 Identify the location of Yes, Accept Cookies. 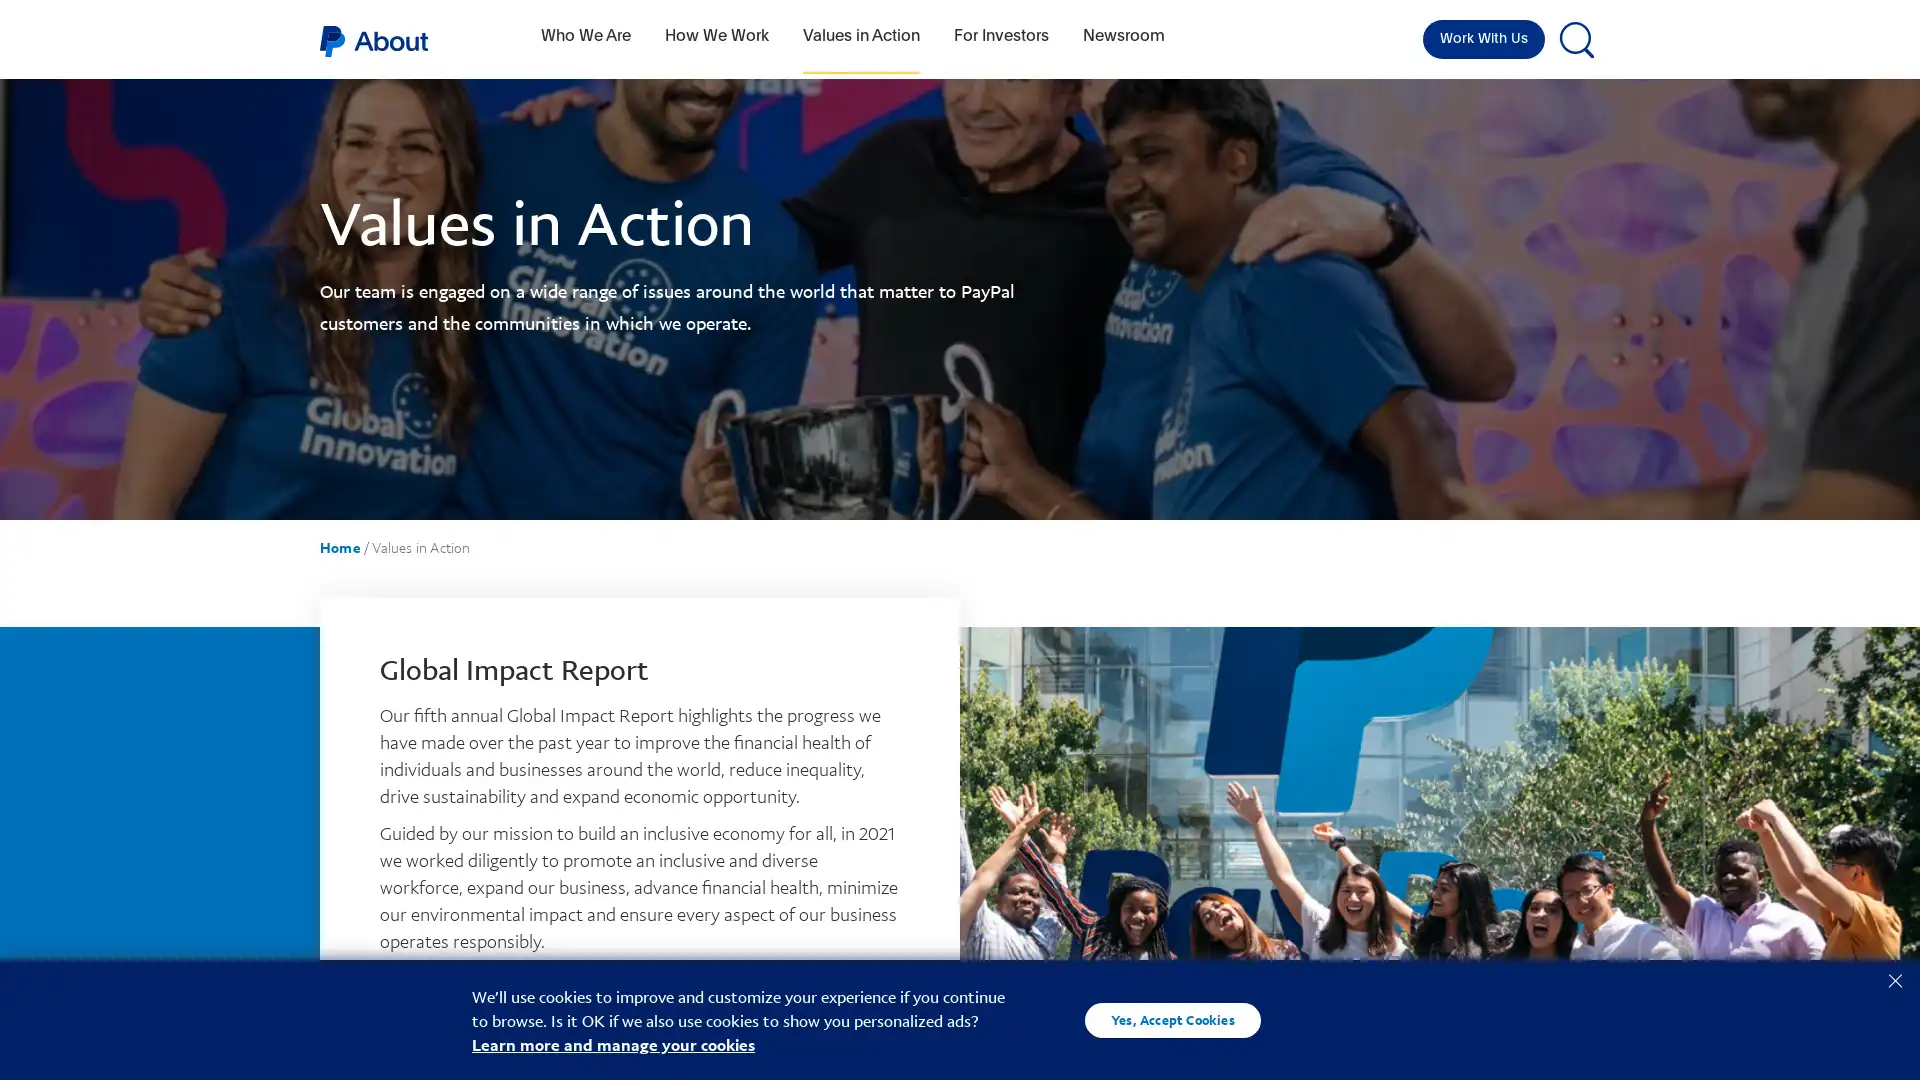
(1172, 1019).